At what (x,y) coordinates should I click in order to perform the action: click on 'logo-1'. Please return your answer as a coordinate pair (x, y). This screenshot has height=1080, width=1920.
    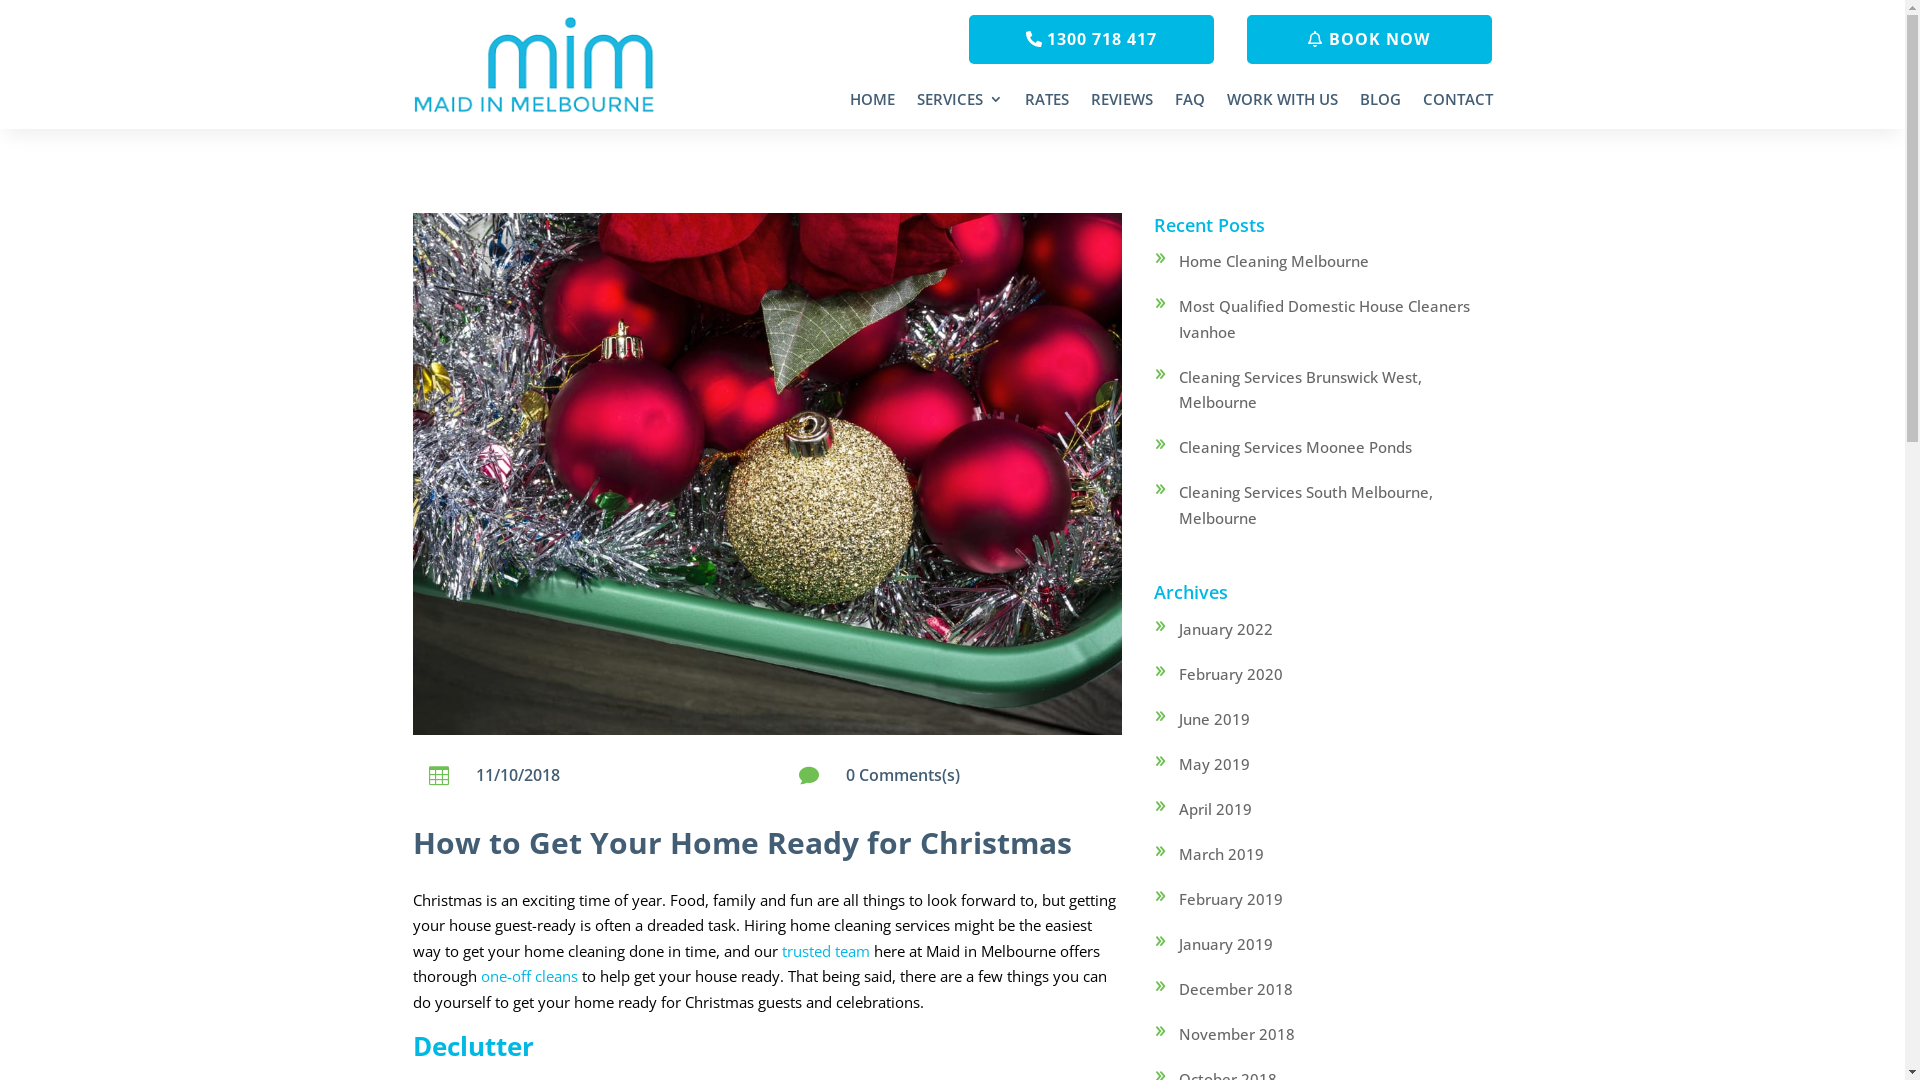
    Looking at the image, I should click on (536, 64).